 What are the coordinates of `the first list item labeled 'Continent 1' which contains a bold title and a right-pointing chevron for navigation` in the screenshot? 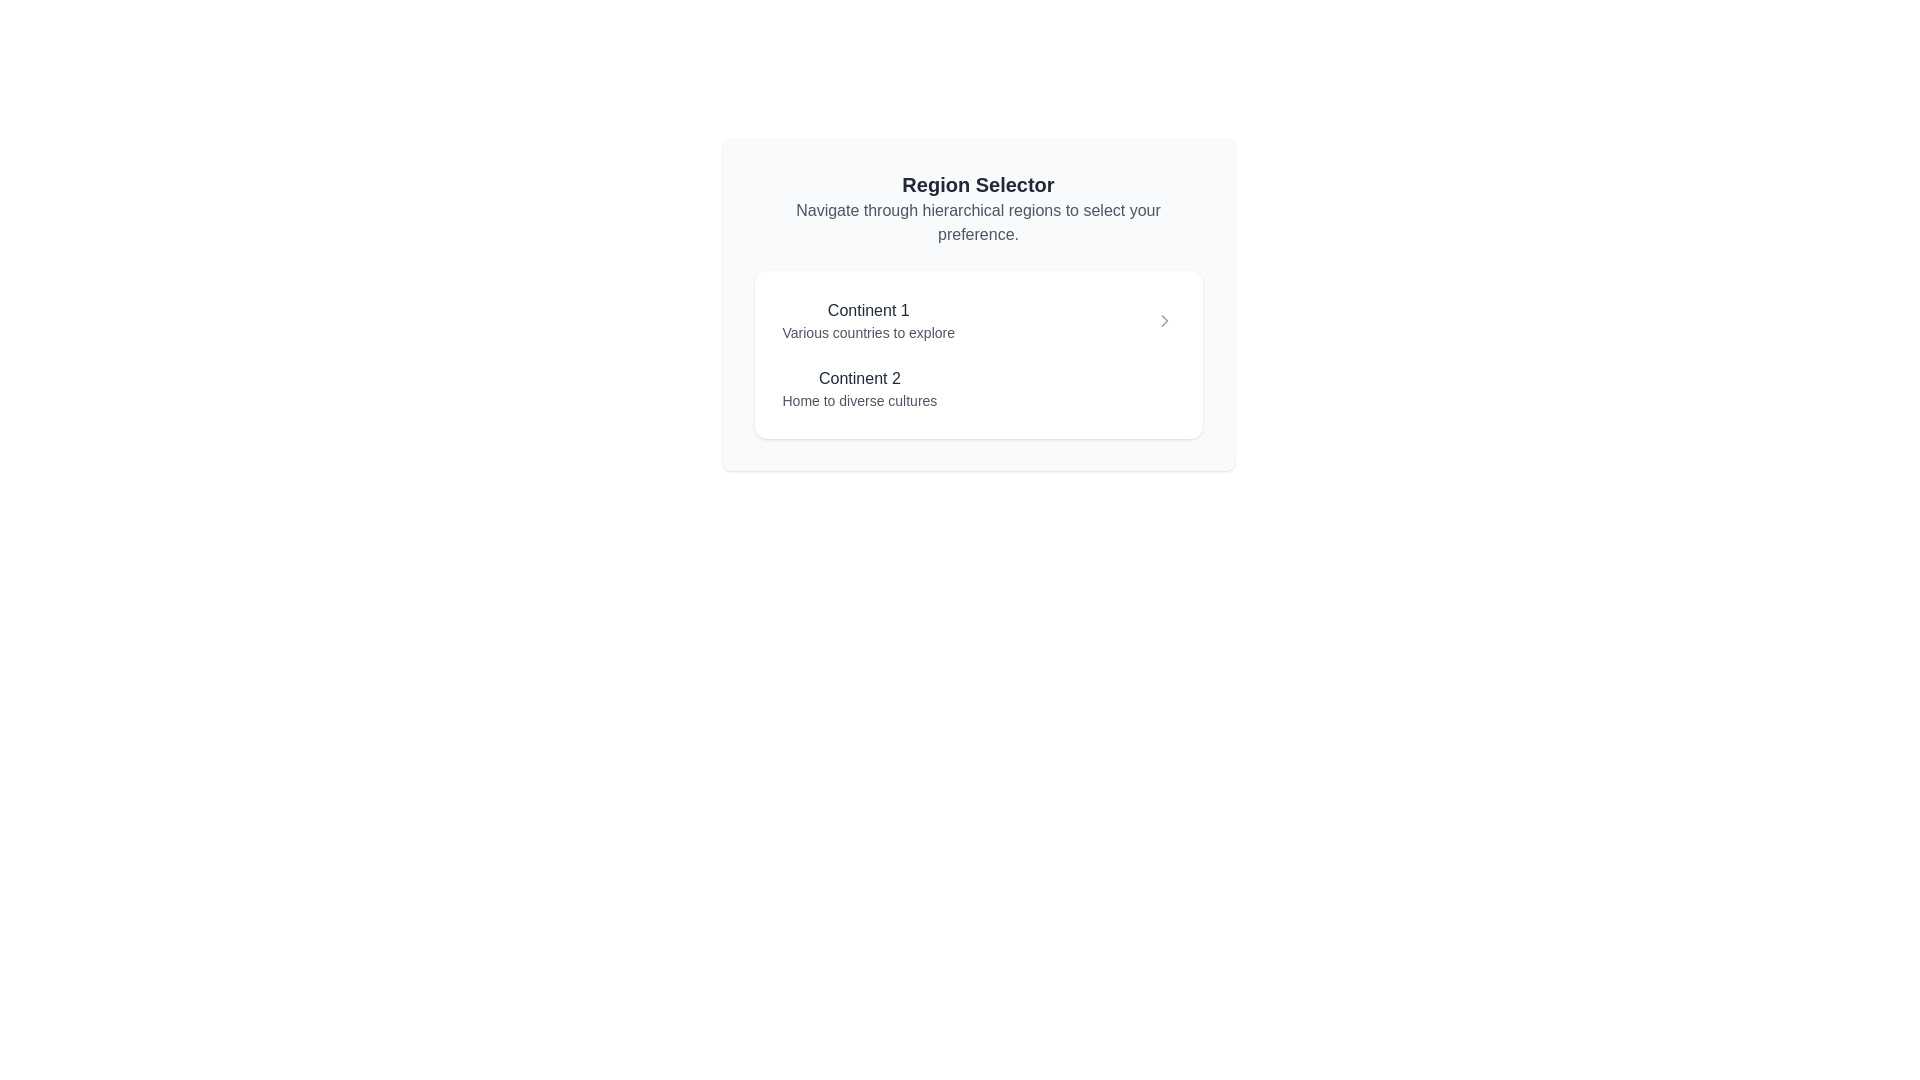 It's located at (978, 319).